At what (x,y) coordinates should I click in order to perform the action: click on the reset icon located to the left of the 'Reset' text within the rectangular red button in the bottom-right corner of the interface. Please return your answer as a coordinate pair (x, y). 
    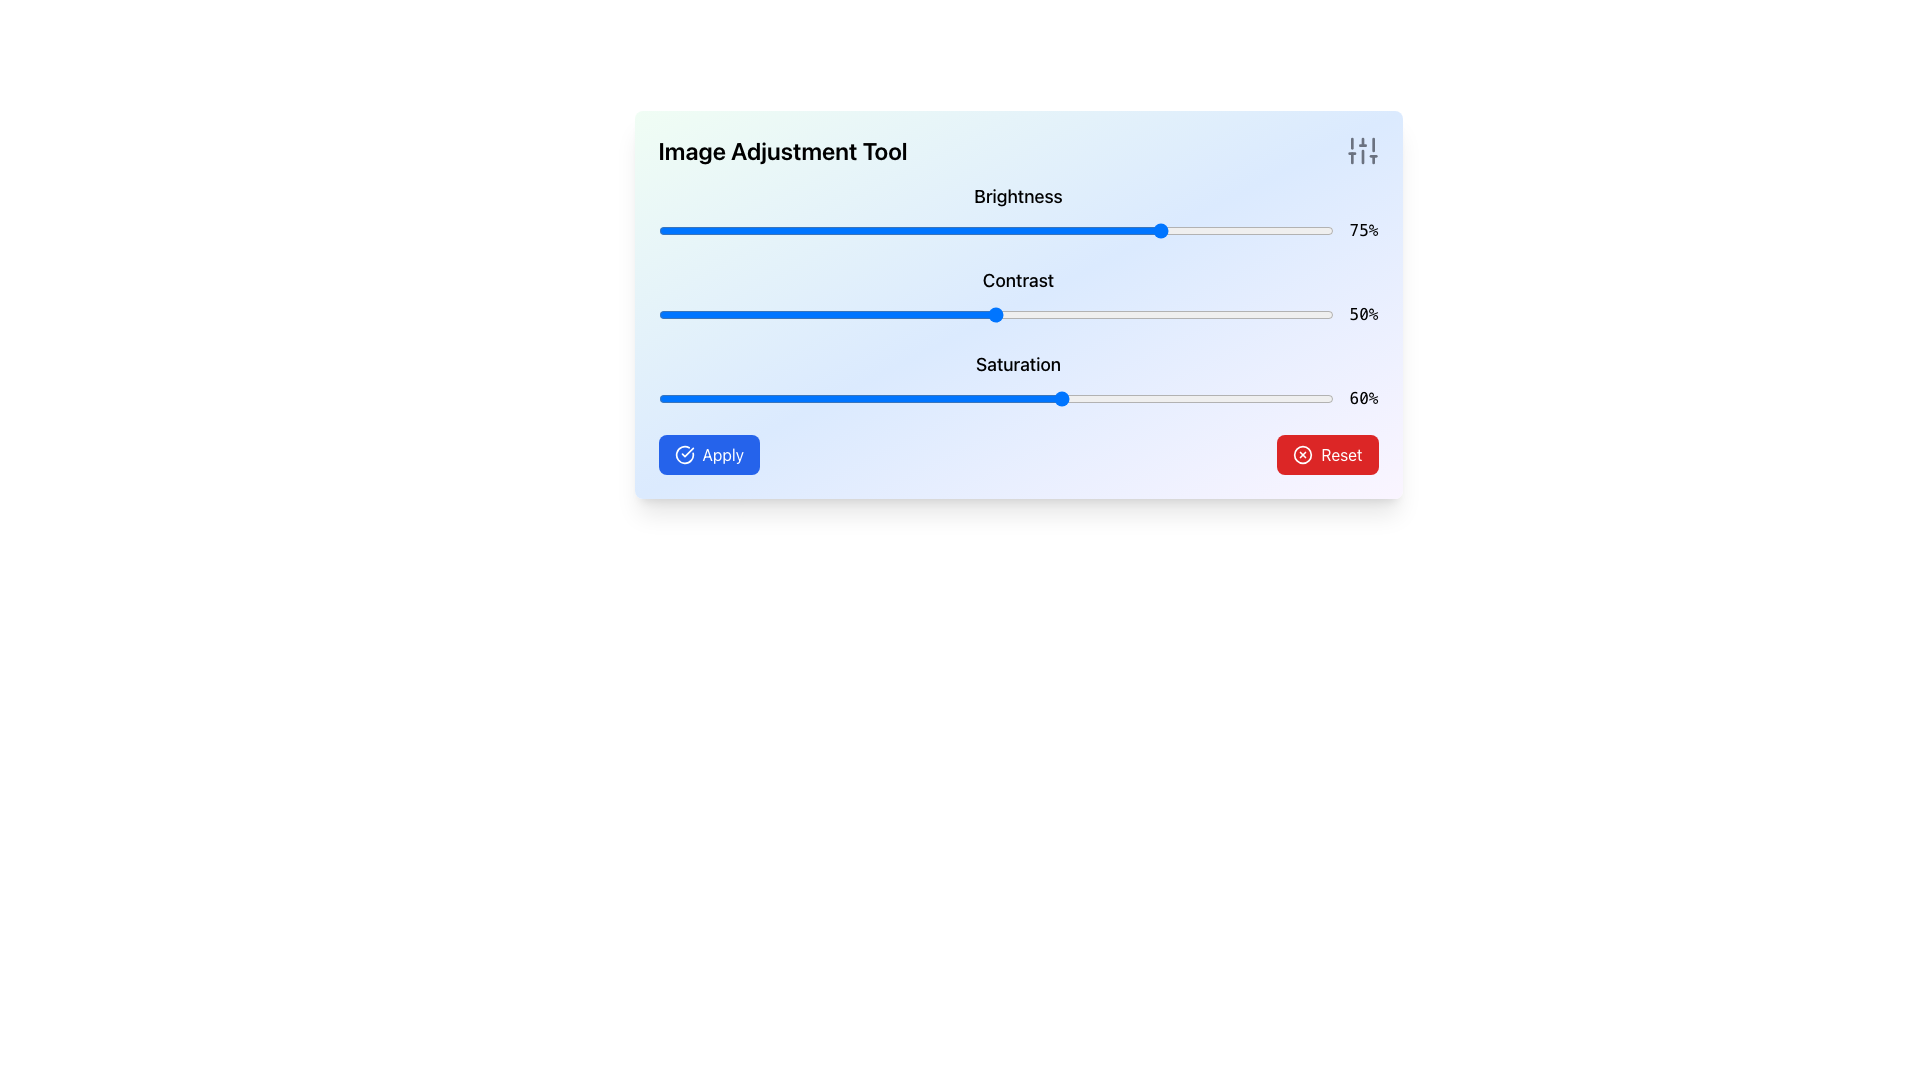
    Looking at the image, I should click on (1303, 455).